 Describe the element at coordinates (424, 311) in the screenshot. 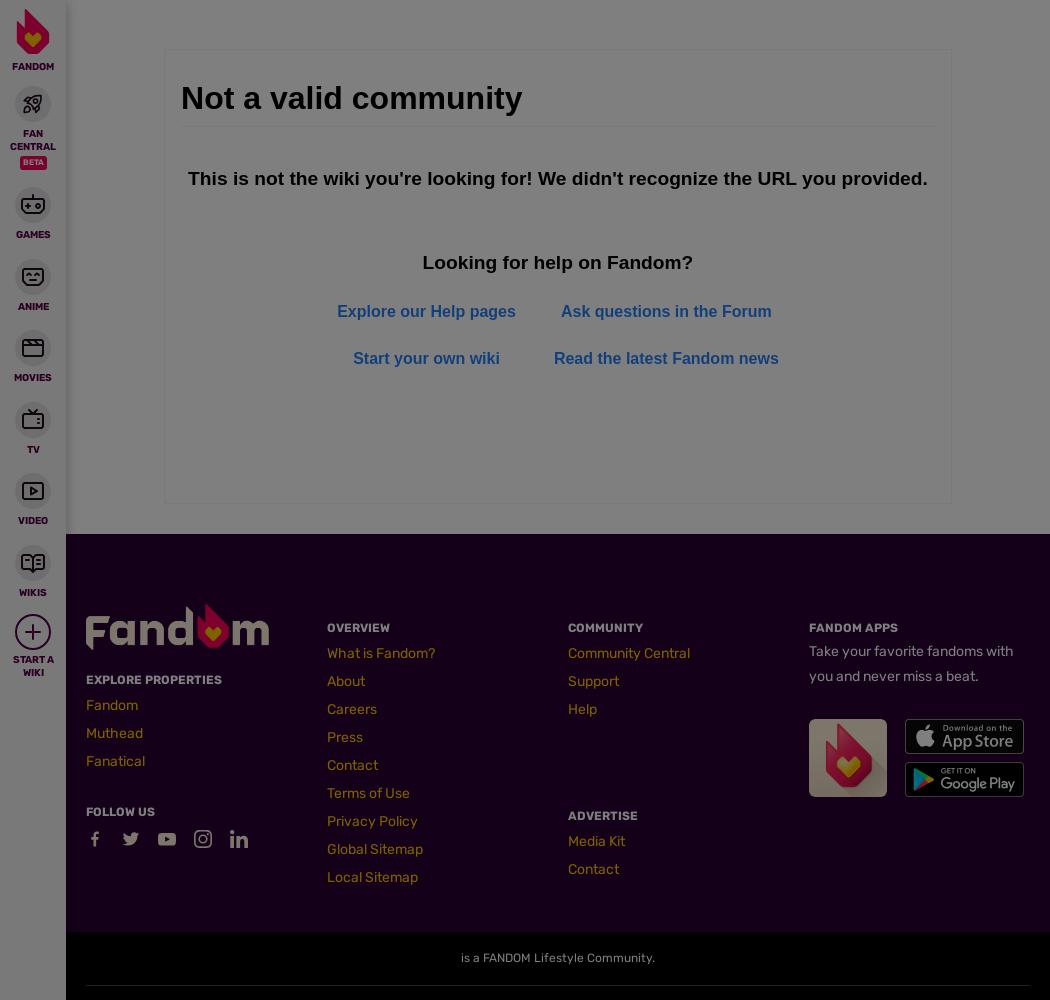

I see `'Explore our Help pages'` at that location.